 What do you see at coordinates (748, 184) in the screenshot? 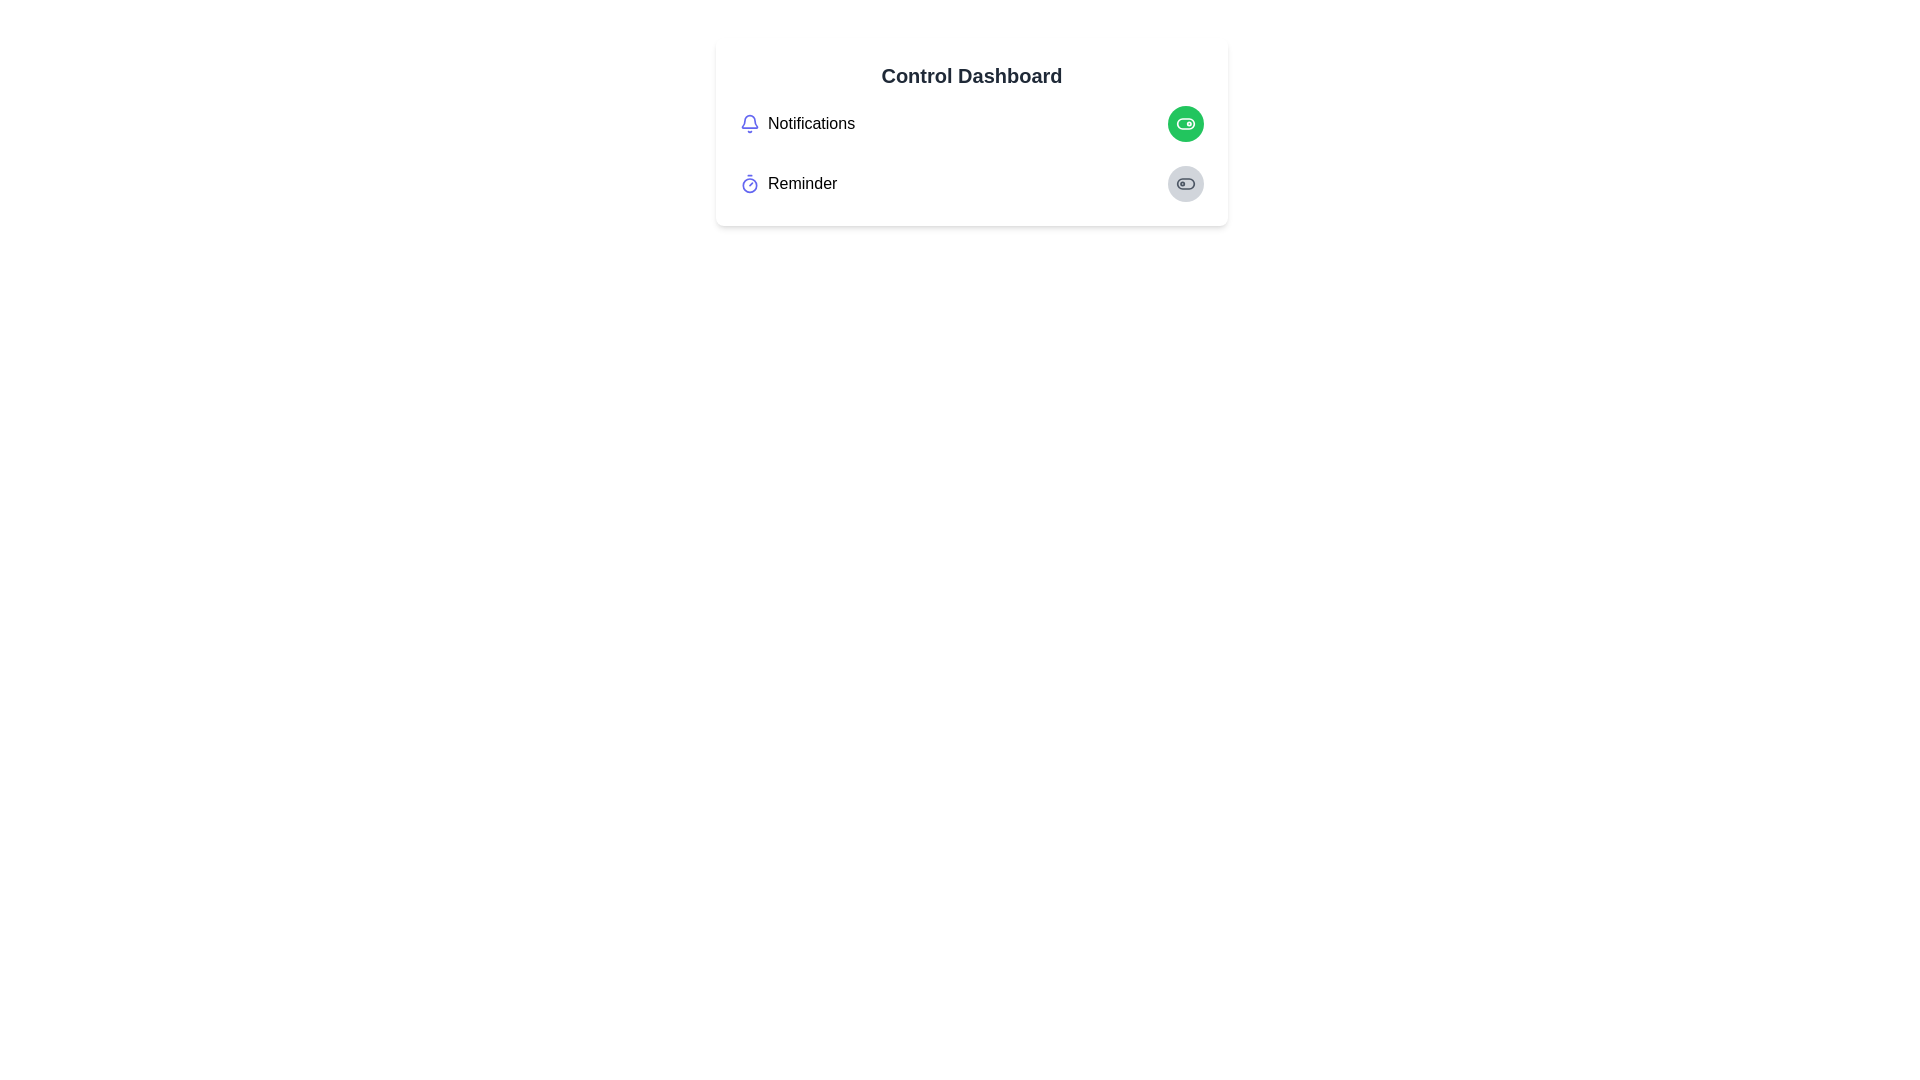
I see `the timer icon, which is dark-colored and` at bounding box center [748, 184].